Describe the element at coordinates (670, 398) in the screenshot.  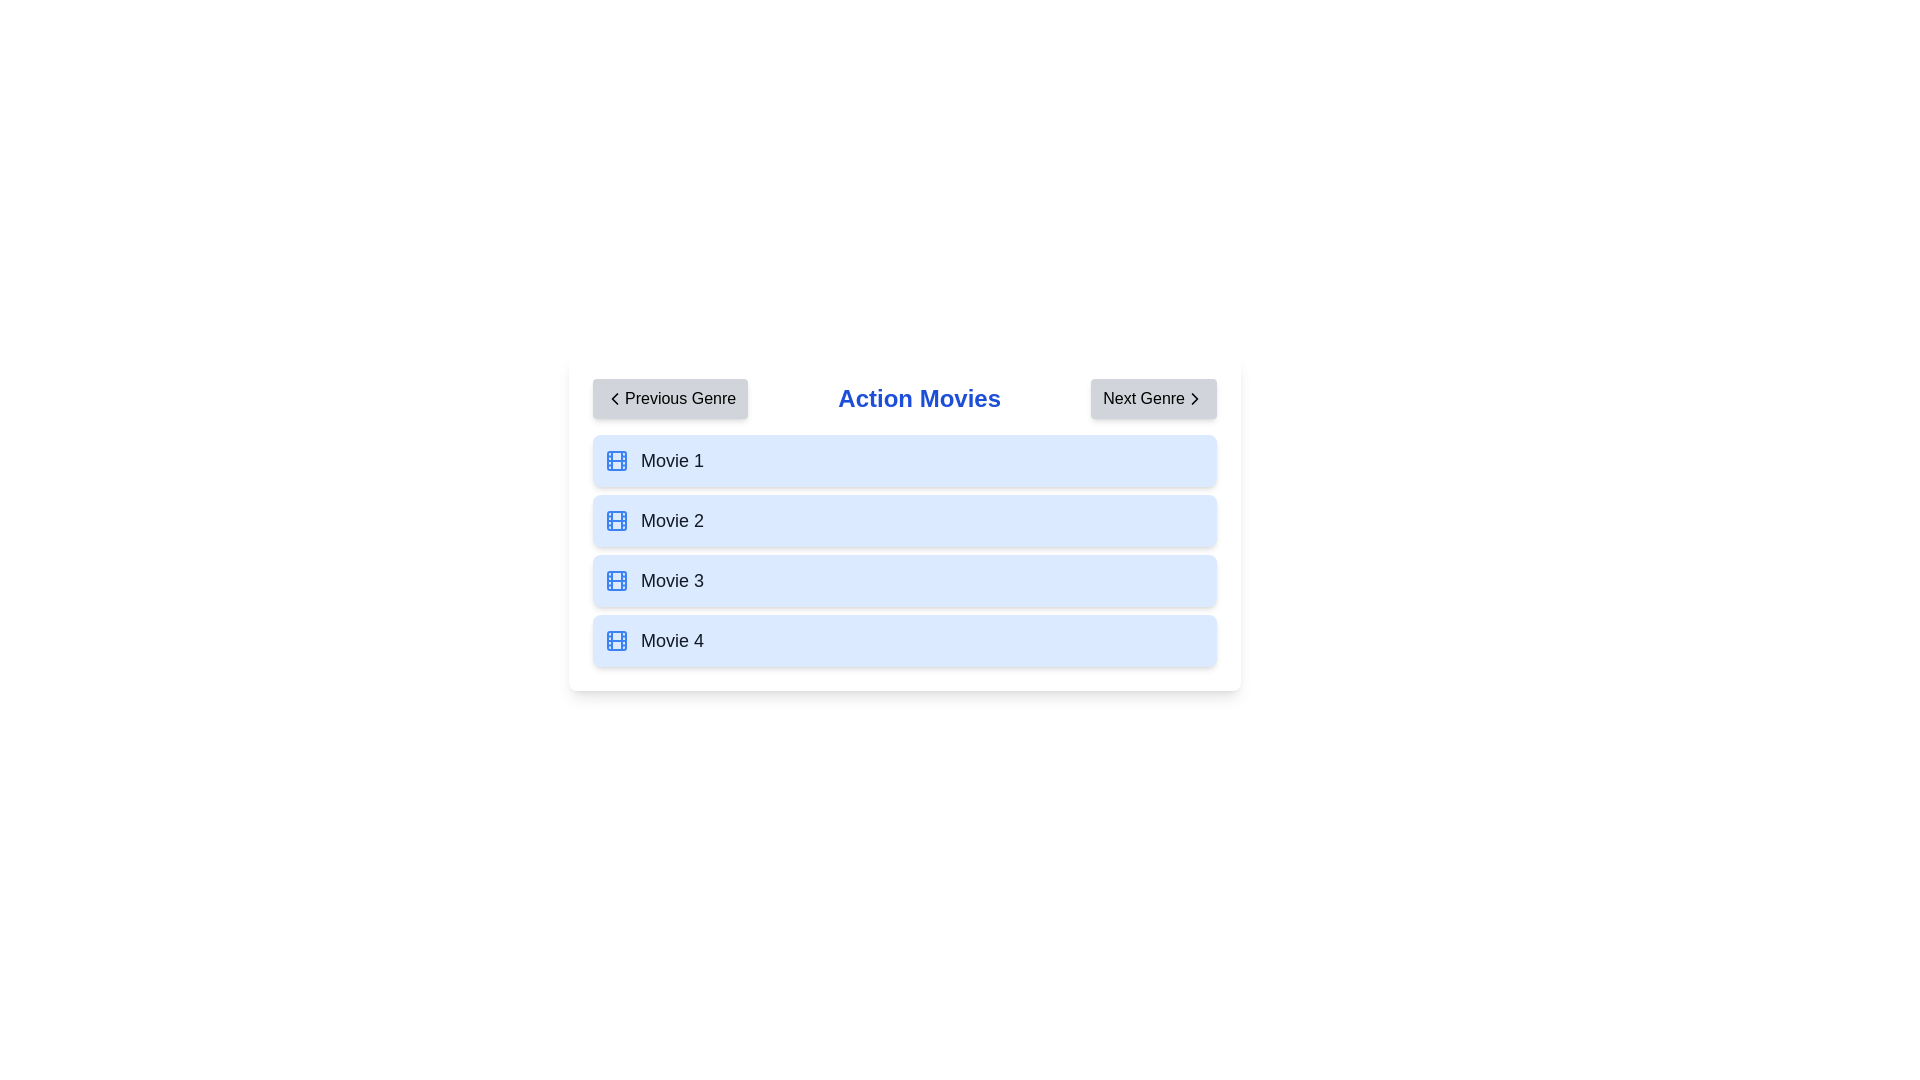
I see `the 'Previous Genre' button, which is a rectangular button with rounded corners and a gray background, located on the left side of the control section` at that location.